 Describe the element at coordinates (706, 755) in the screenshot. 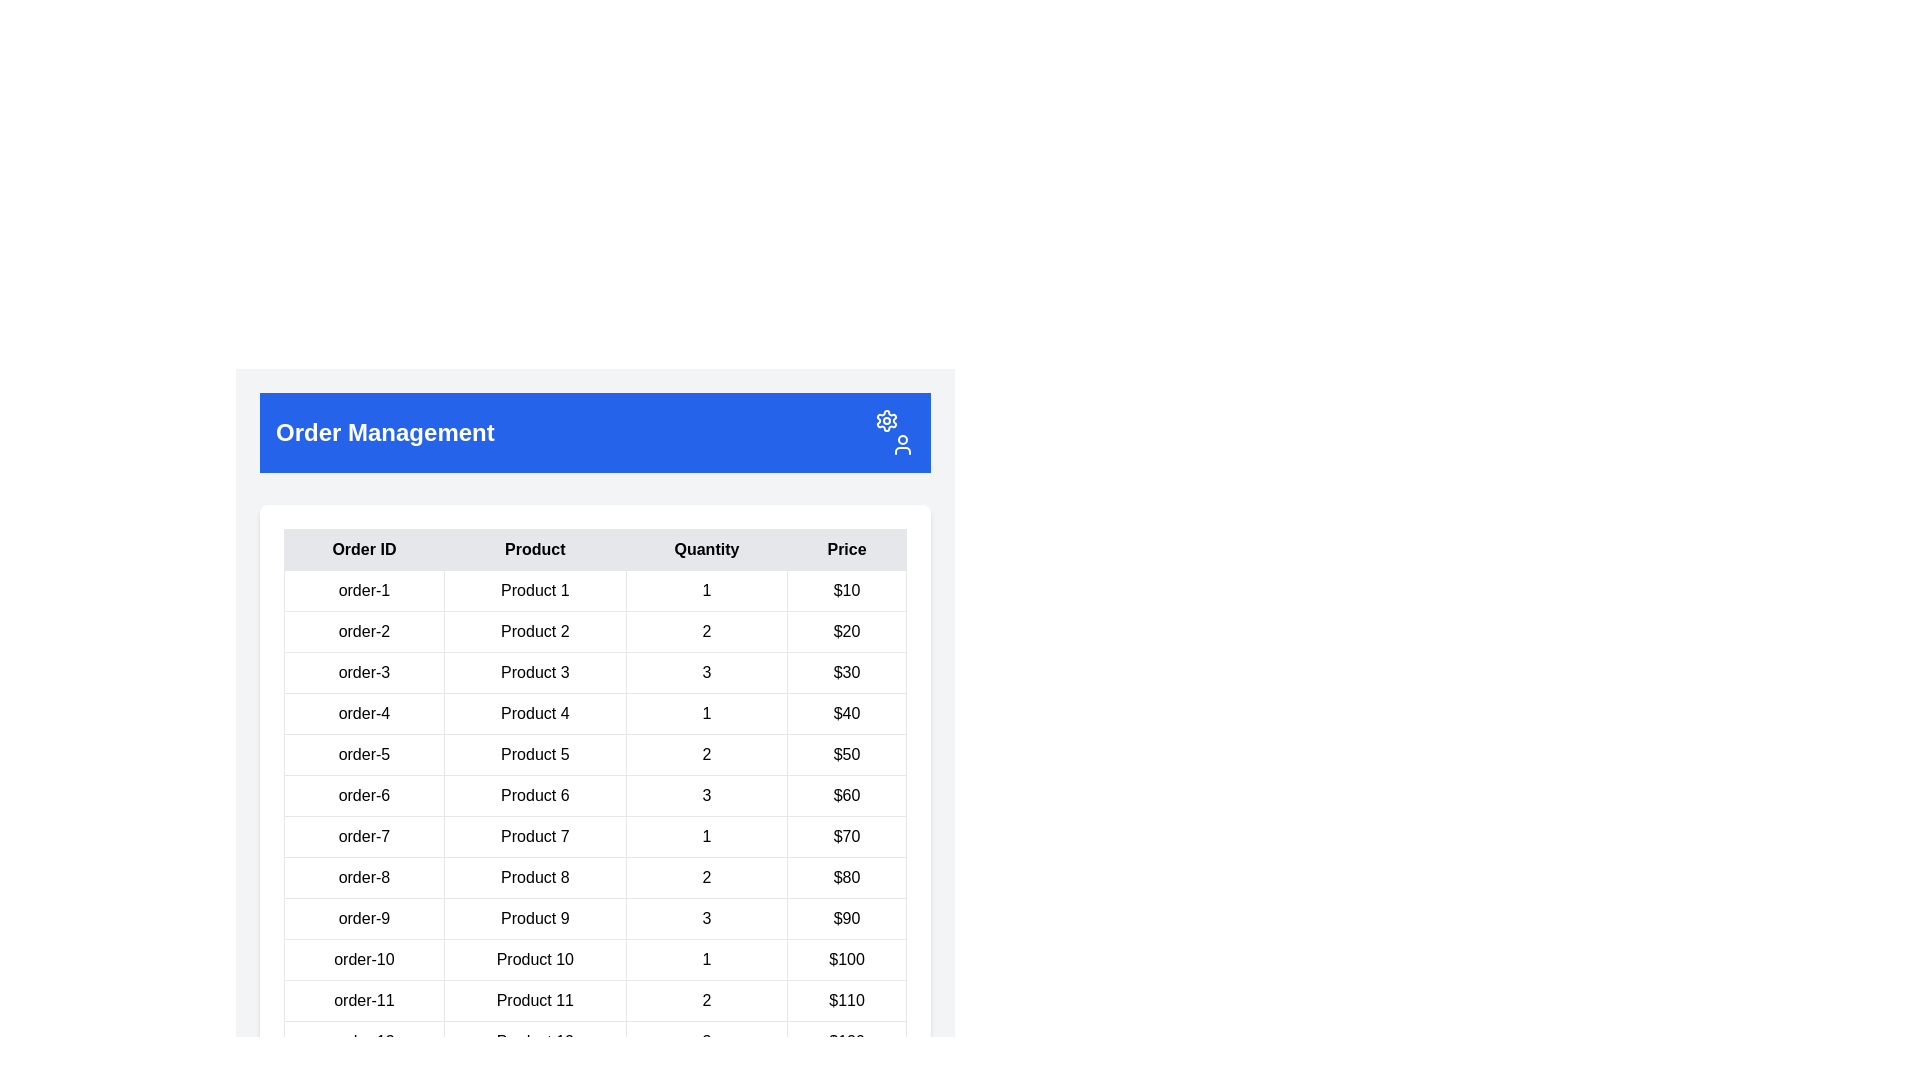

I see `to select the quantity value displayed in the third column of the fifth row (order-5) in the table` at that location.